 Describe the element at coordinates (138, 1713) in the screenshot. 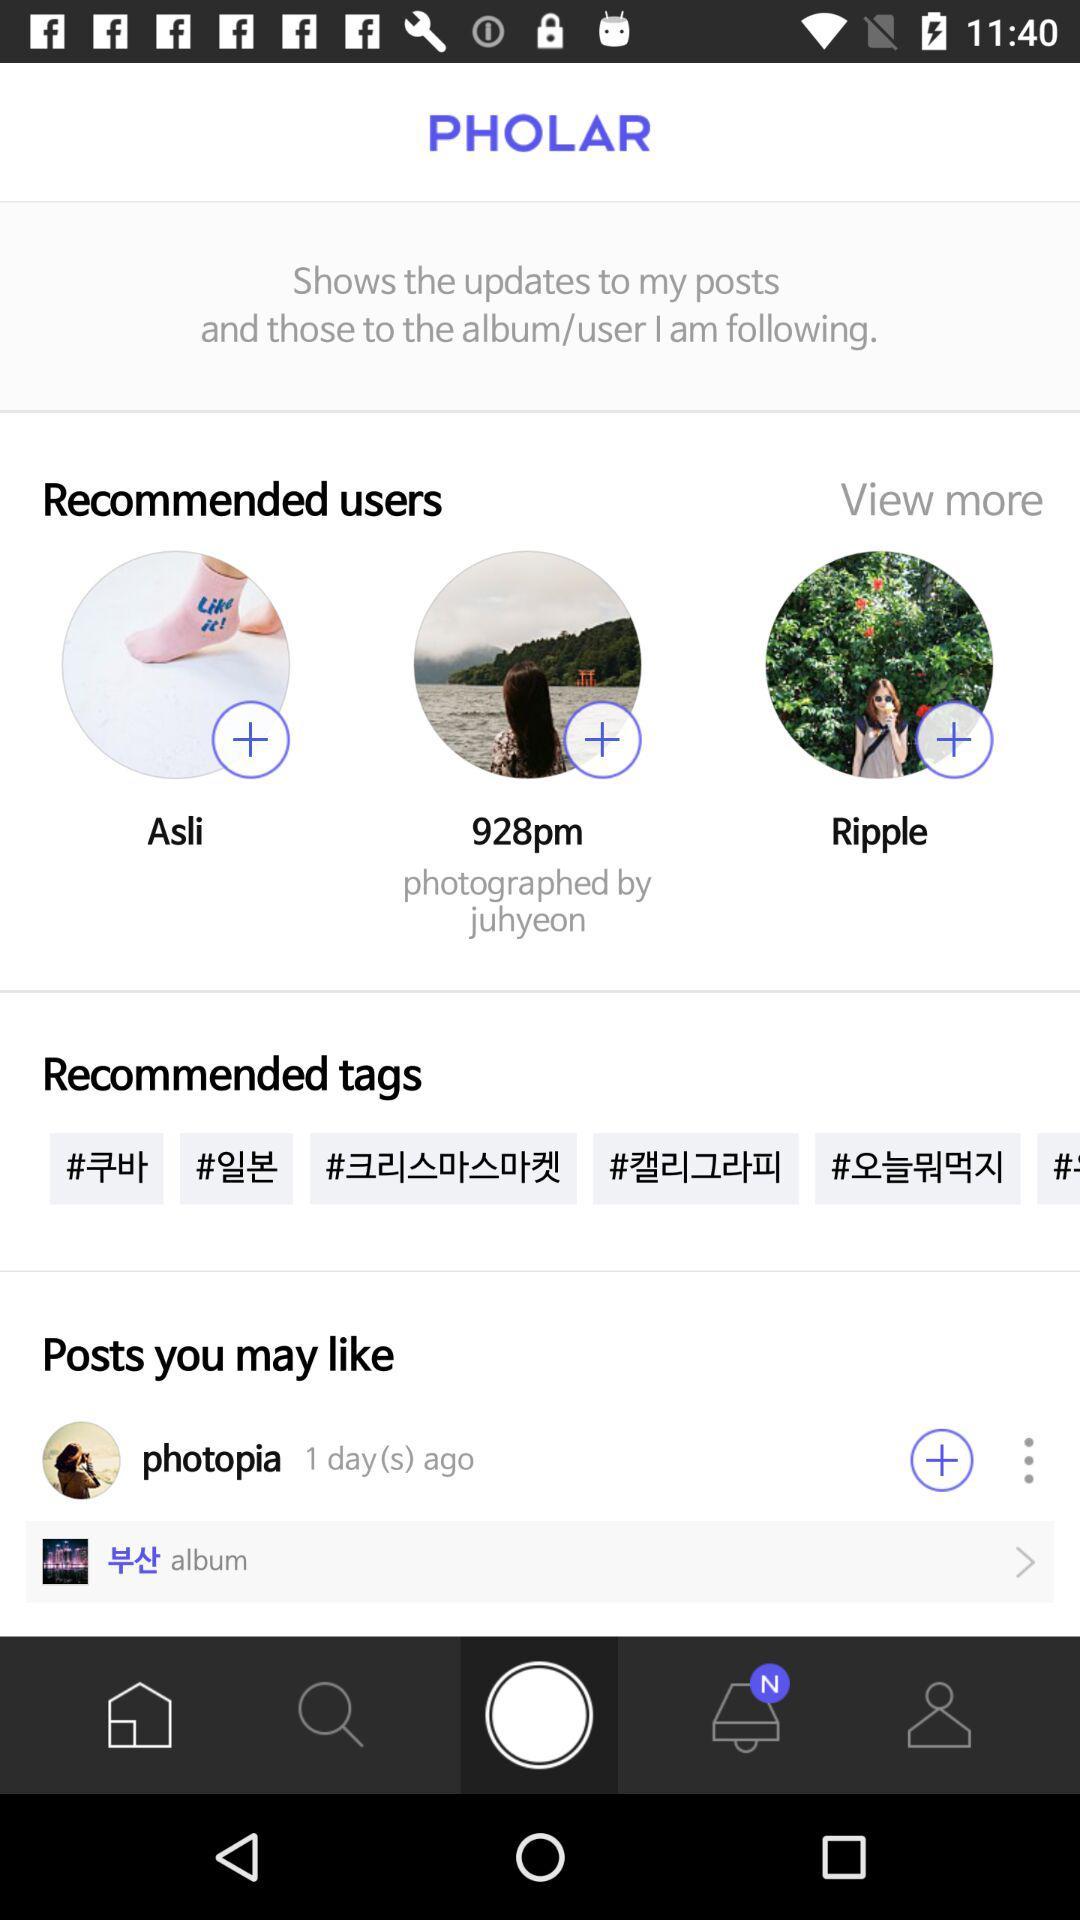

I see `the home icon` at that location.